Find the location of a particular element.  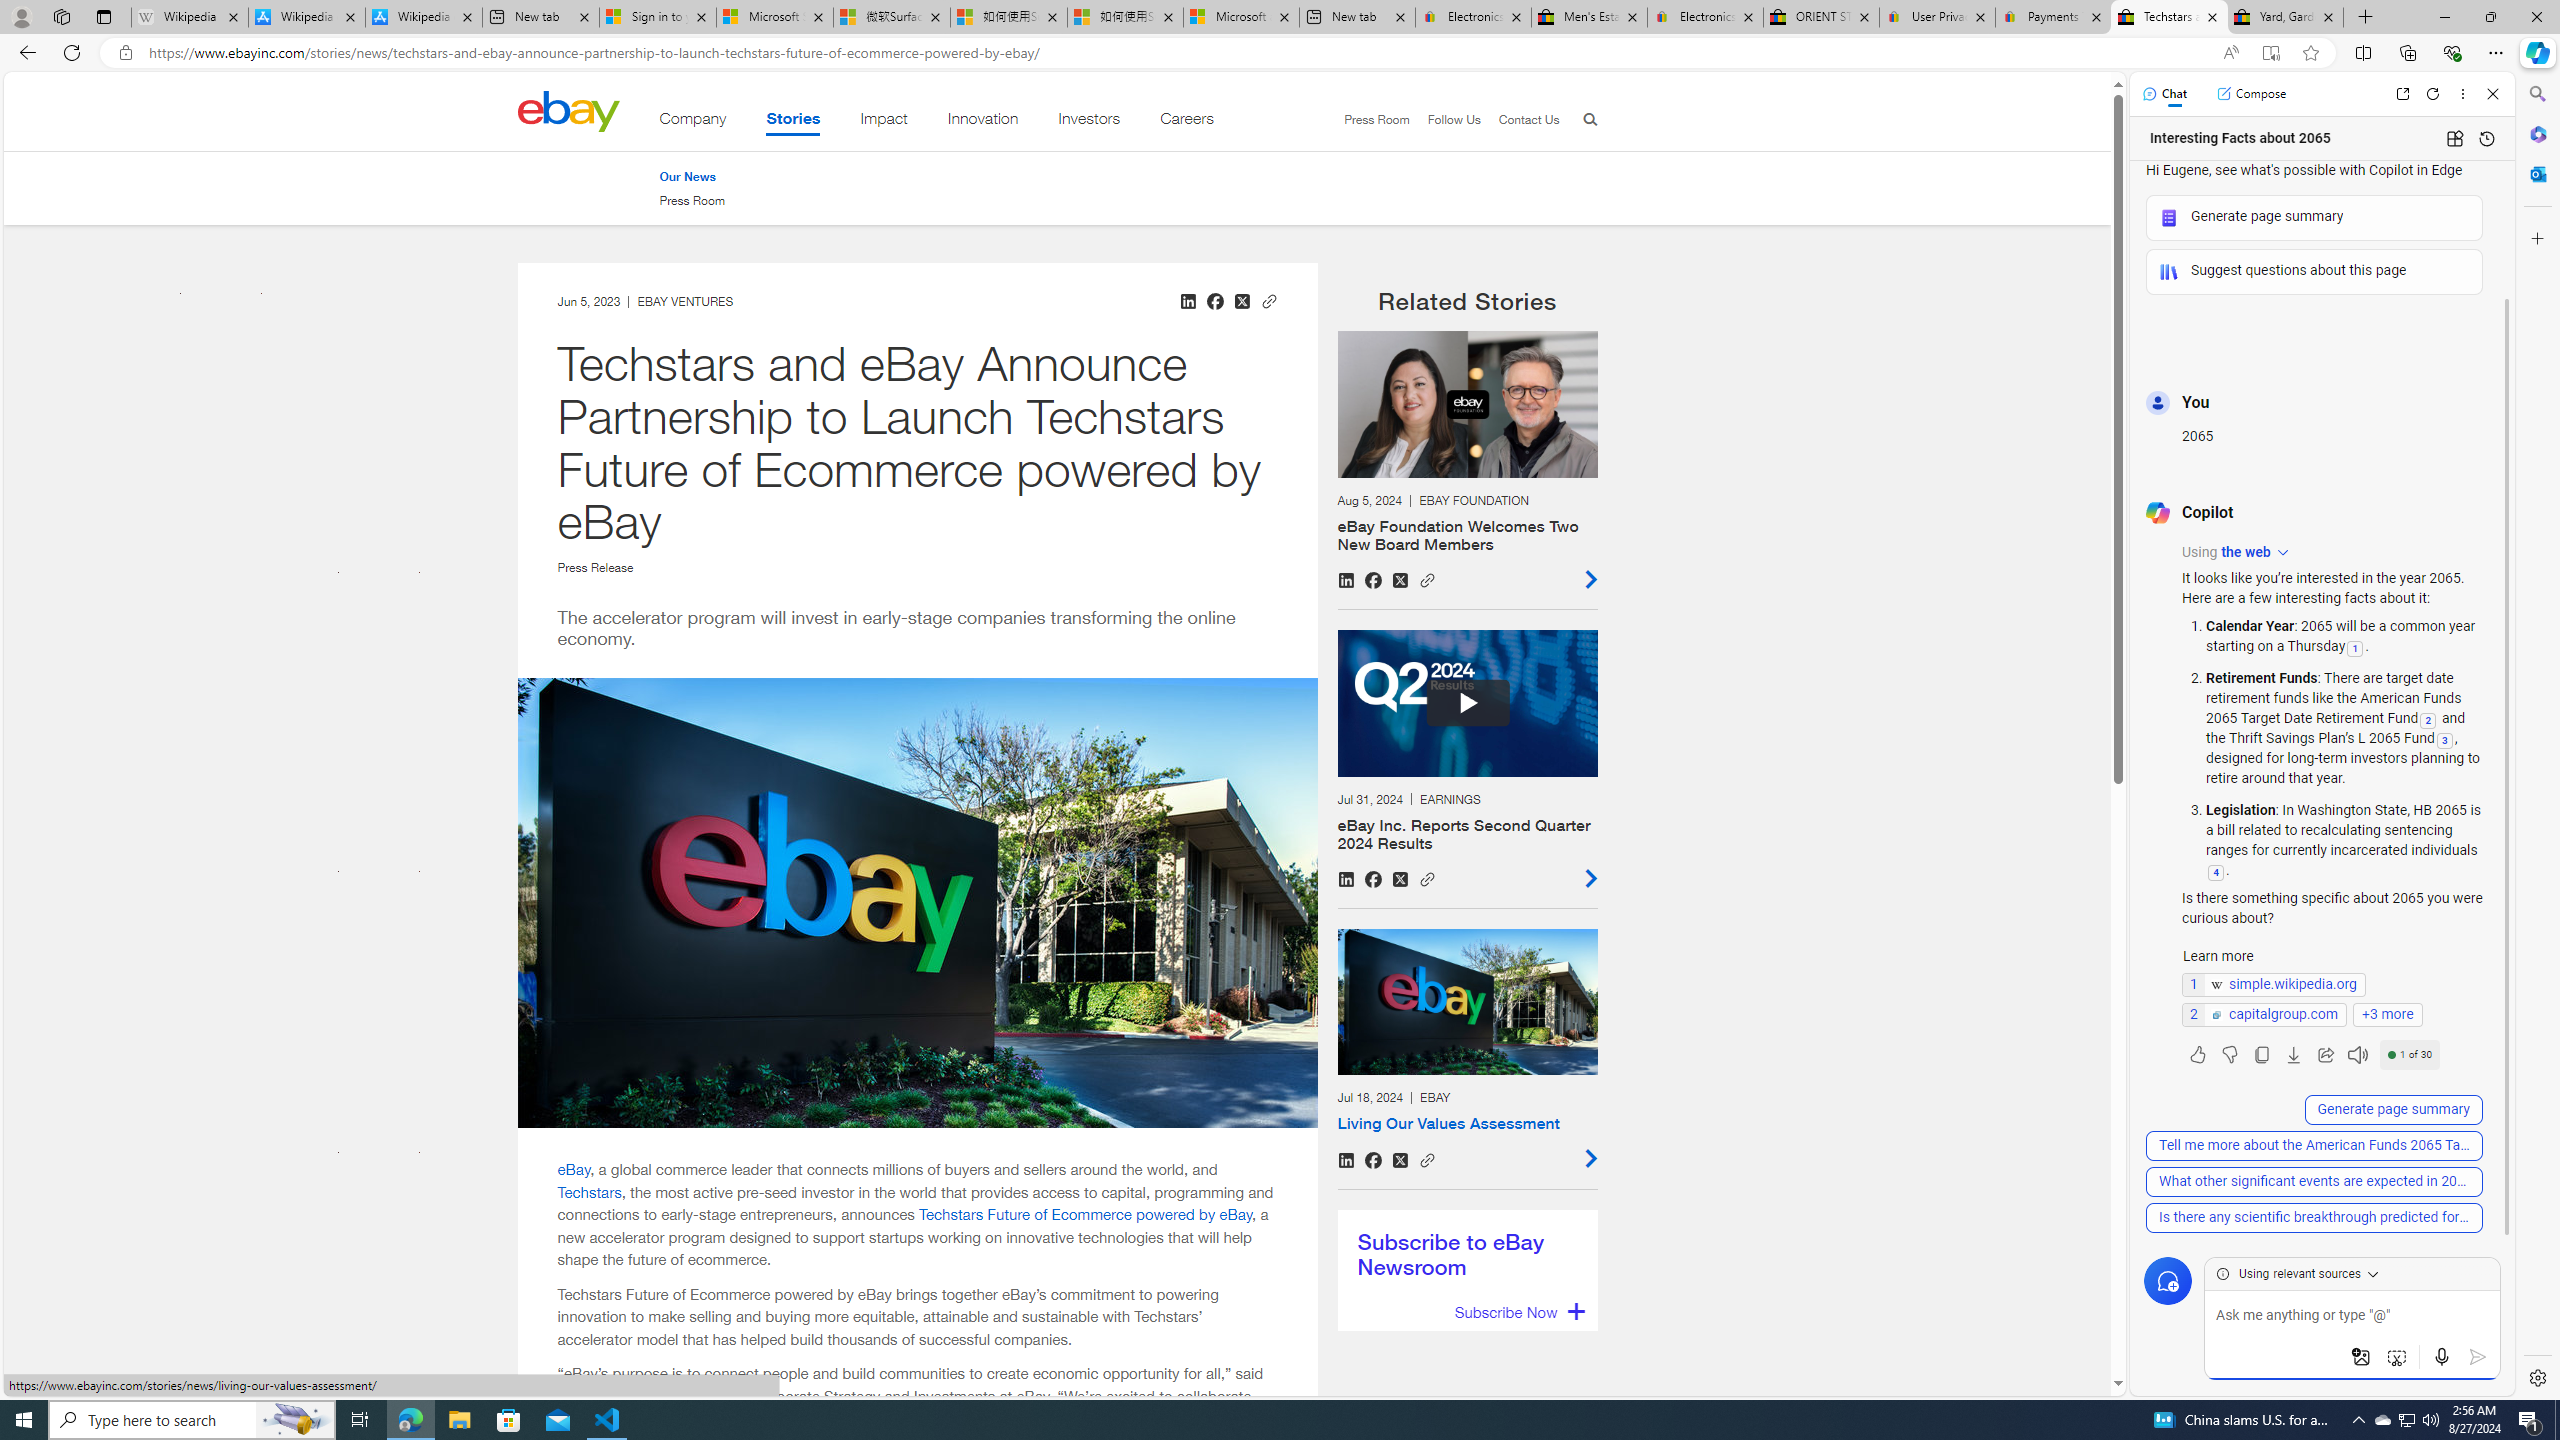

'Article: eBay Inc. Reports Second Quarter 2024 Results' is located at coordinates (1466, 758).